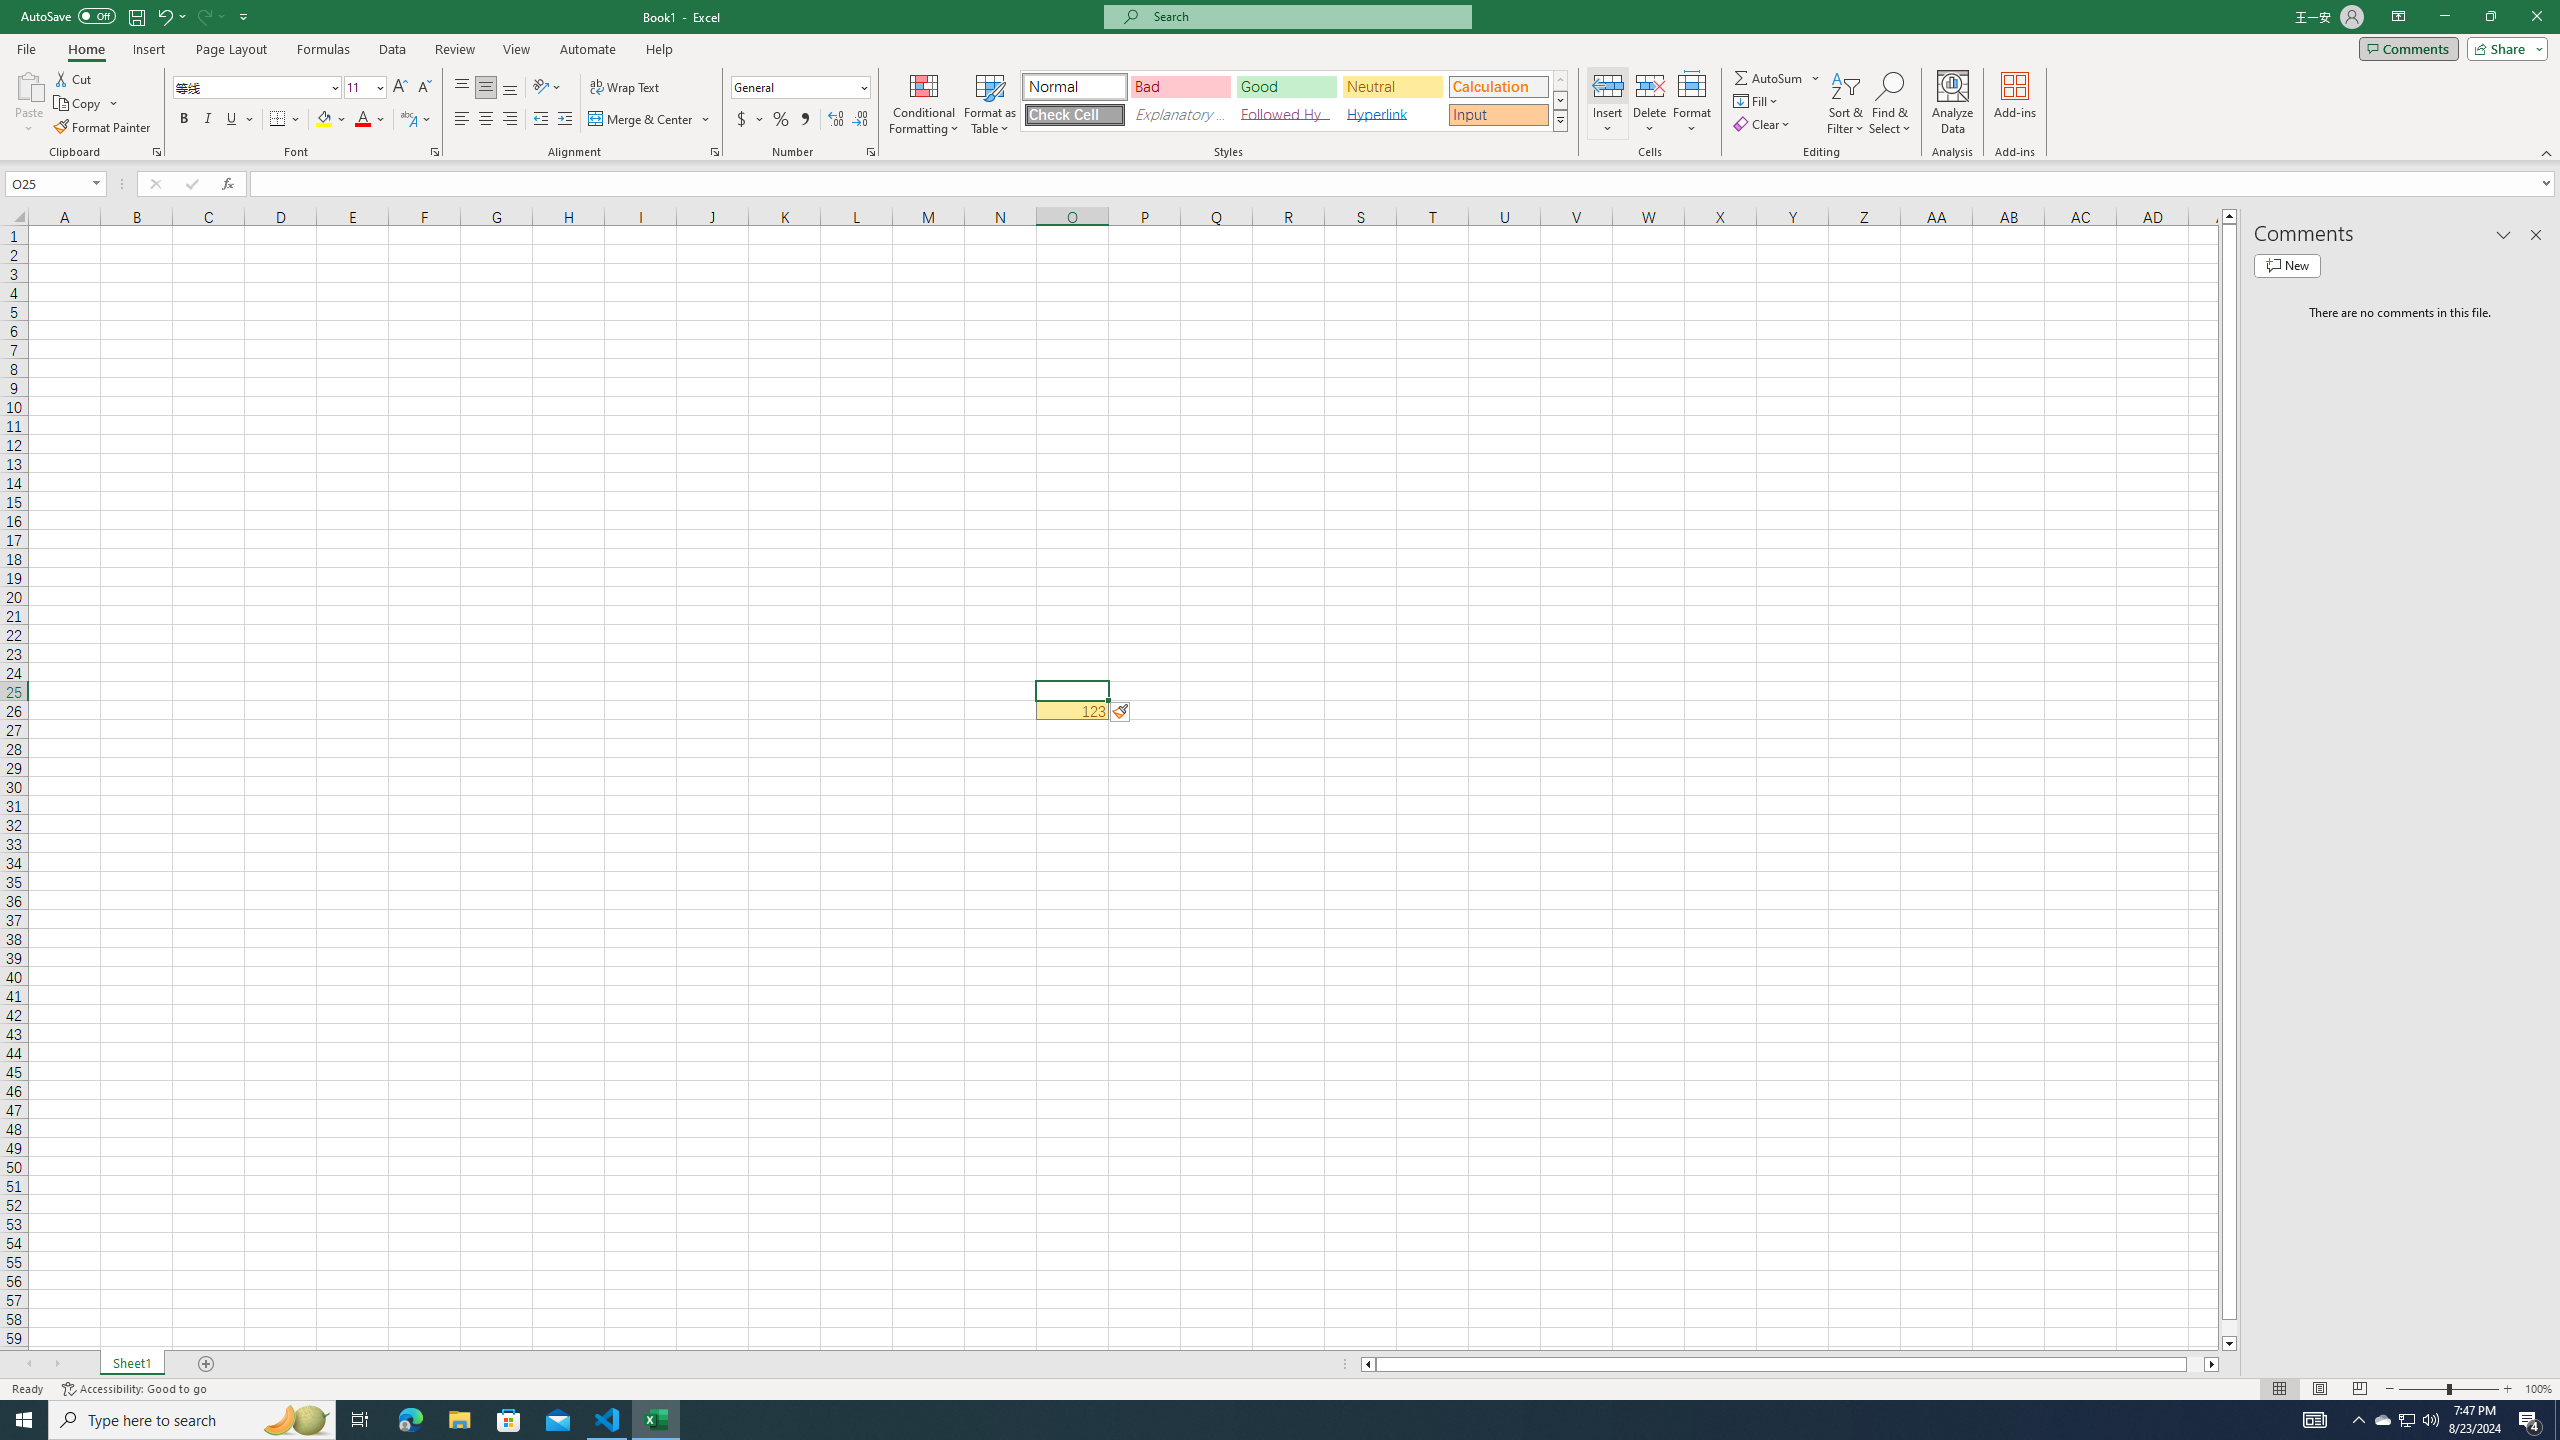  Describe the element at coordinates (659, 49) in the screenshot. I see `'Help'` at that location.